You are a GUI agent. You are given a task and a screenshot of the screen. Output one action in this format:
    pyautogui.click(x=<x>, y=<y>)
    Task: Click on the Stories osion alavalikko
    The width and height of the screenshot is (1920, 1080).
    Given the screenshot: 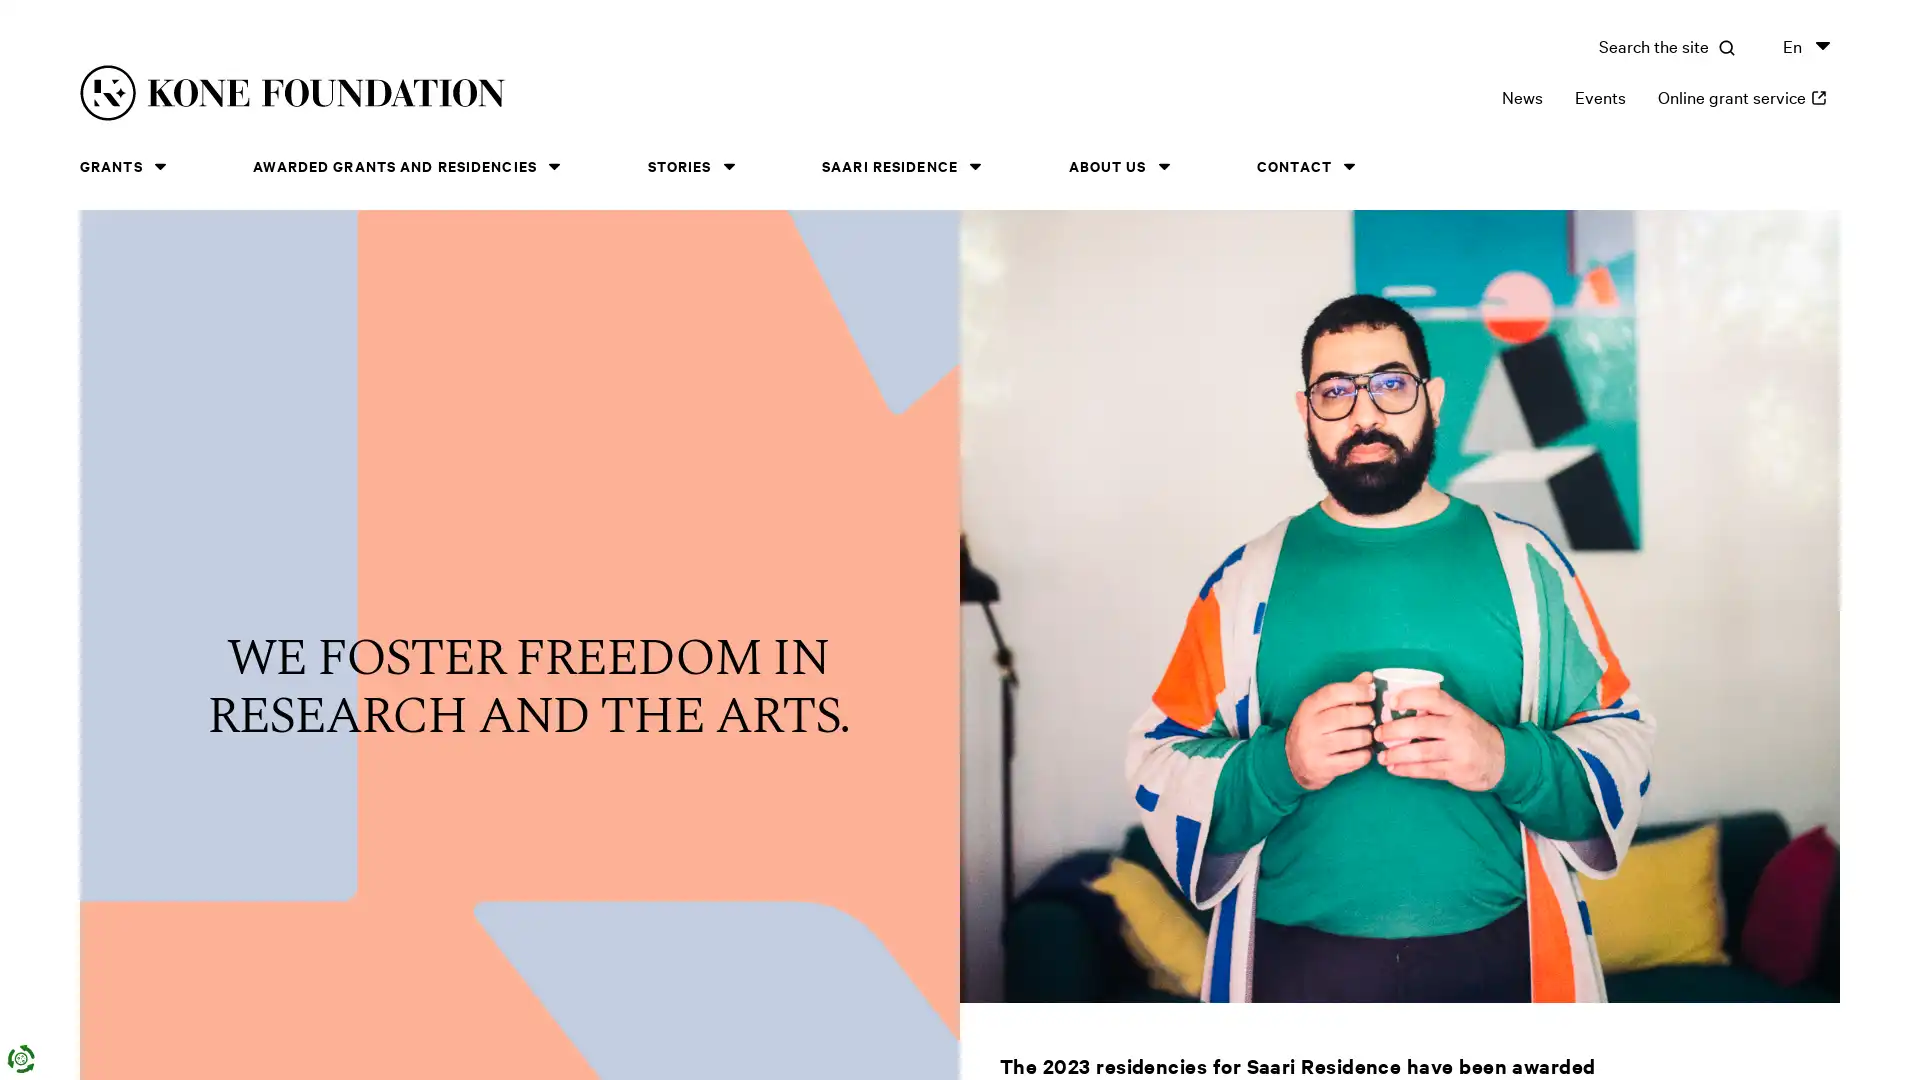 What is the action you would take?
    pyautogui.click(x=728, y=165)
    